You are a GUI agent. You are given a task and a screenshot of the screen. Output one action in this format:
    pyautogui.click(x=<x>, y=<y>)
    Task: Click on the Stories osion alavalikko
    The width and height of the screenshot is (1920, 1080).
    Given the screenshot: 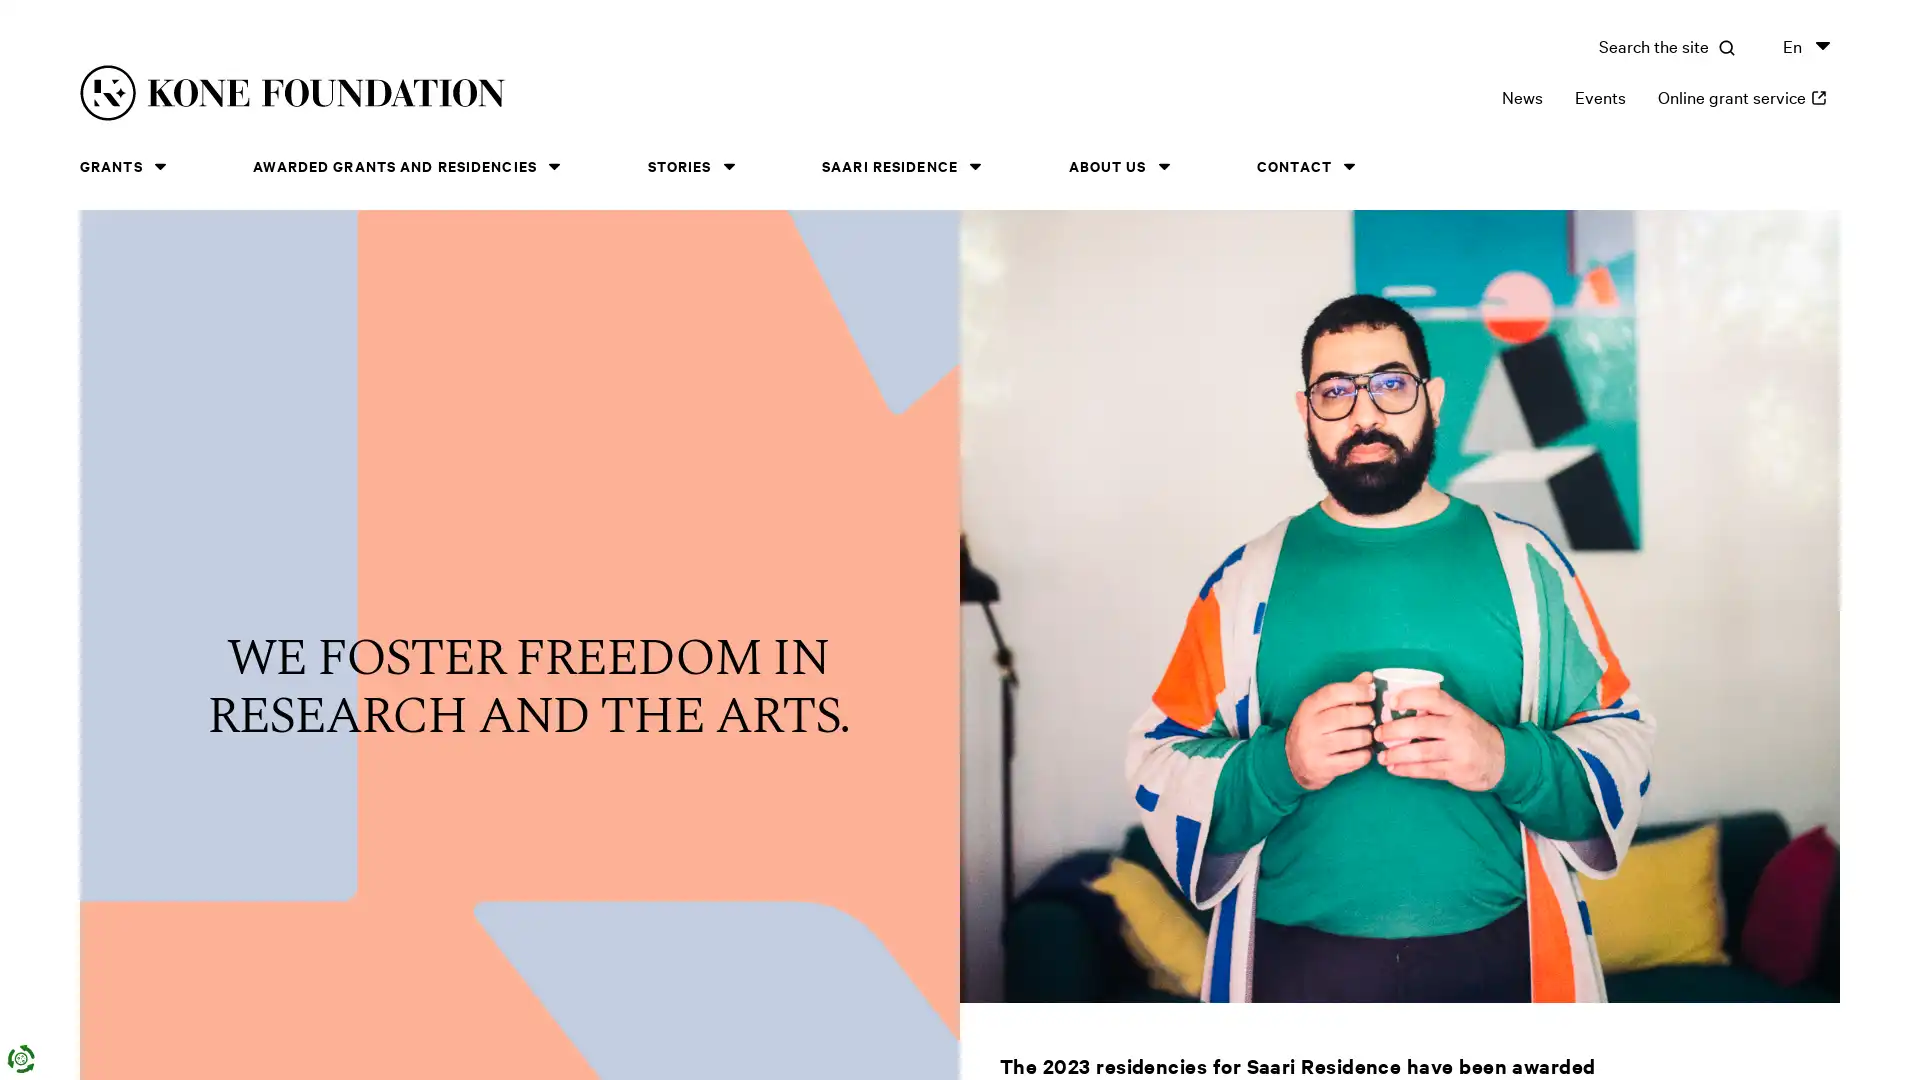 What is the action you would take?
    pyautogui.click(x=728, y=165)
    